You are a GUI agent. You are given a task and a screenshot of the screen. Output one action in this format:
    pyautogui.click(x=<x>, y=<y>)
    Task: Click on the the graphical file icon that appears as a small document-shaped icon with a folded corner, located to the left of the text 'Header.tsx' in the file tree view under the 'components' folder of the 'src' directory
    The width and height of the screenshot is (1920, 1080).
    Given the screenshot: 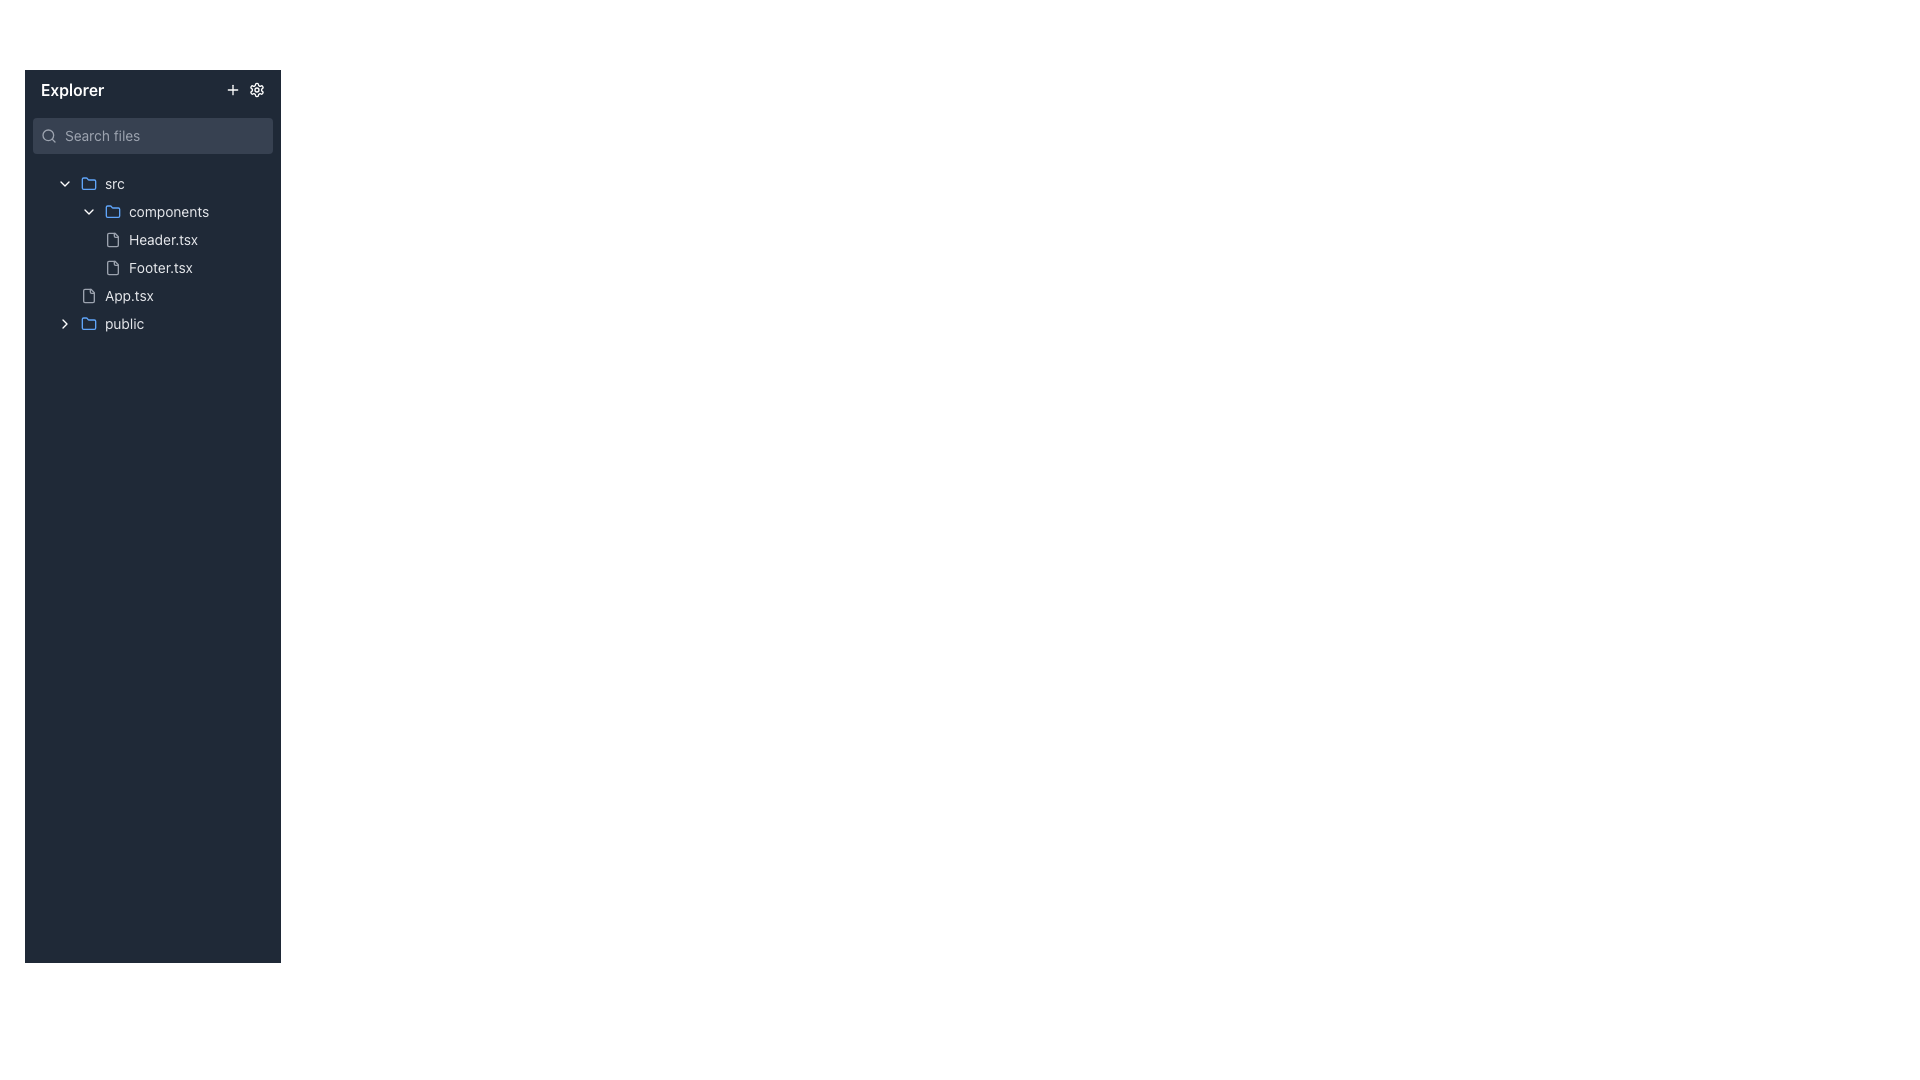 What is the action you would take?
    pyautogui.click(x=112, y=238)
    